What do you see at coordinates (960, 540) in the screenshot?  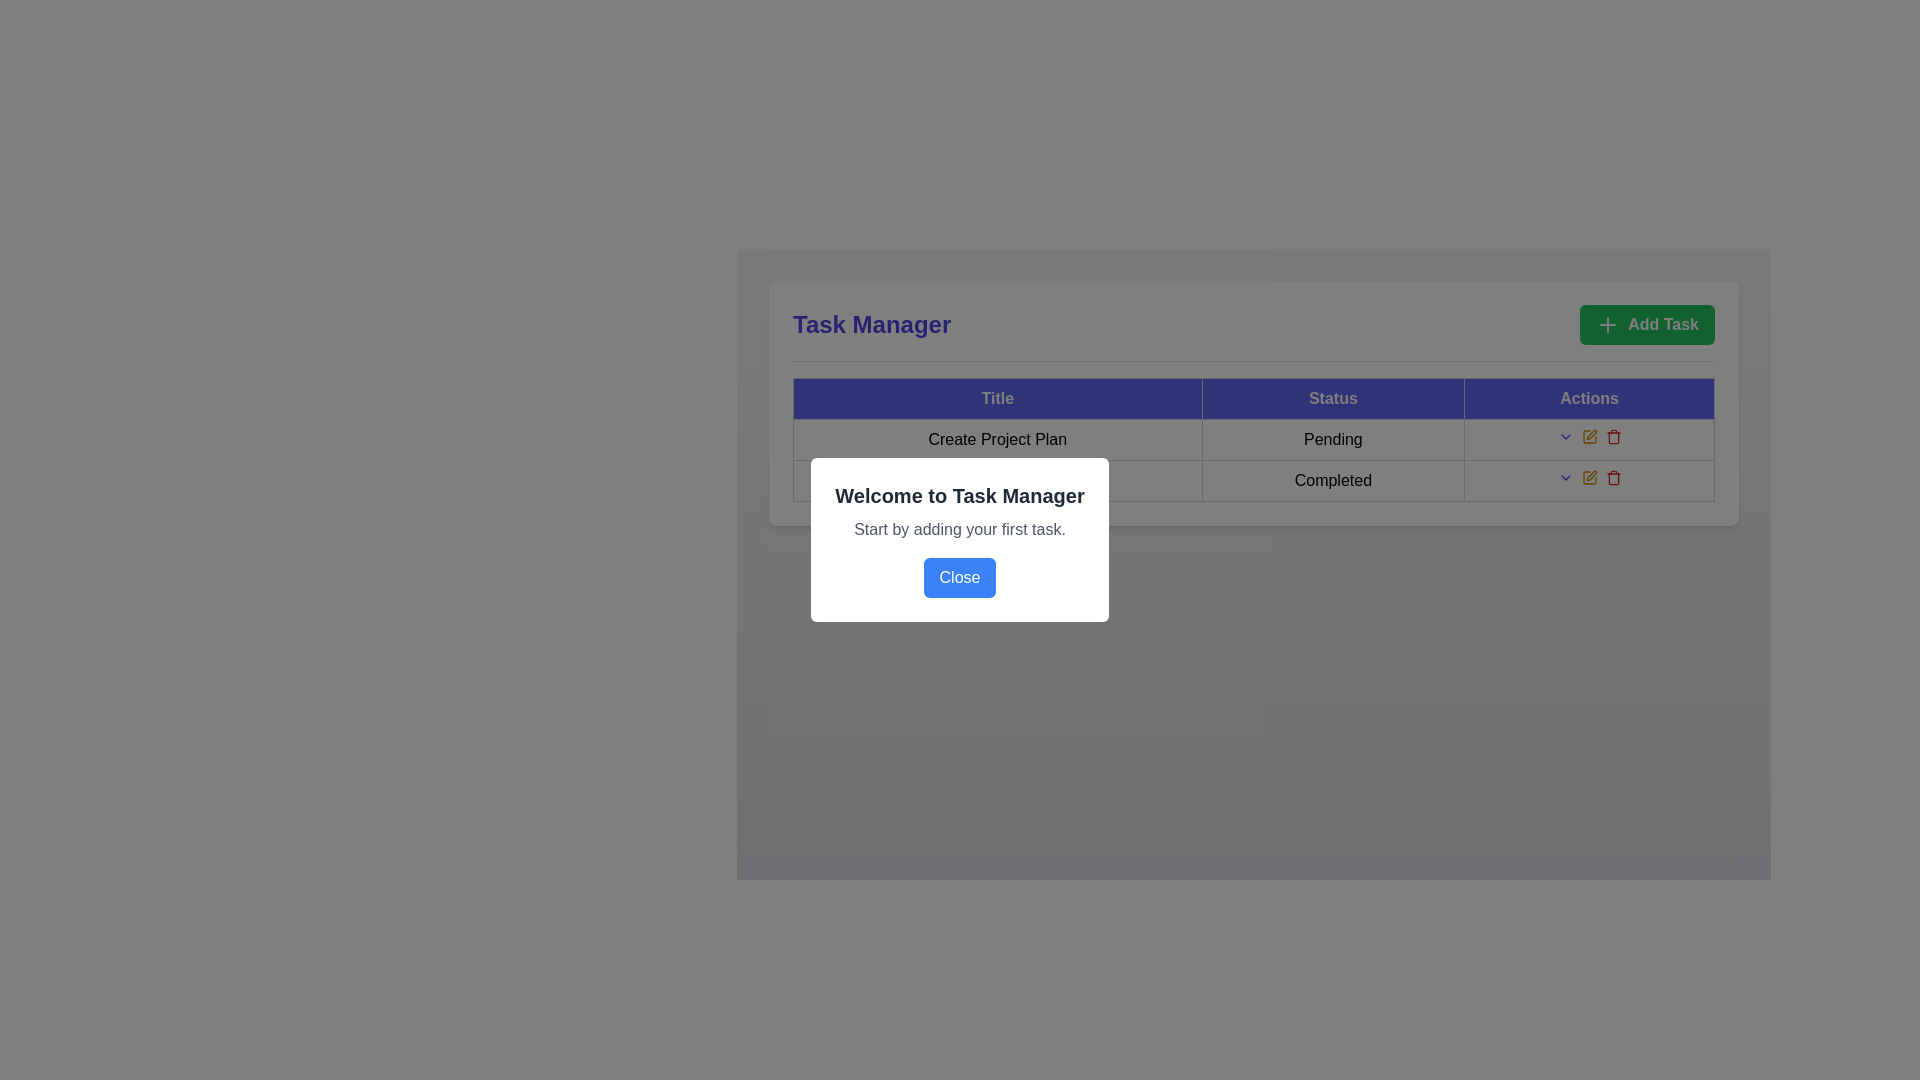 I see `the modal dialog box that introduces users to the task management tool and prompts them to start adding tasks` at bounding box center [960, 540].